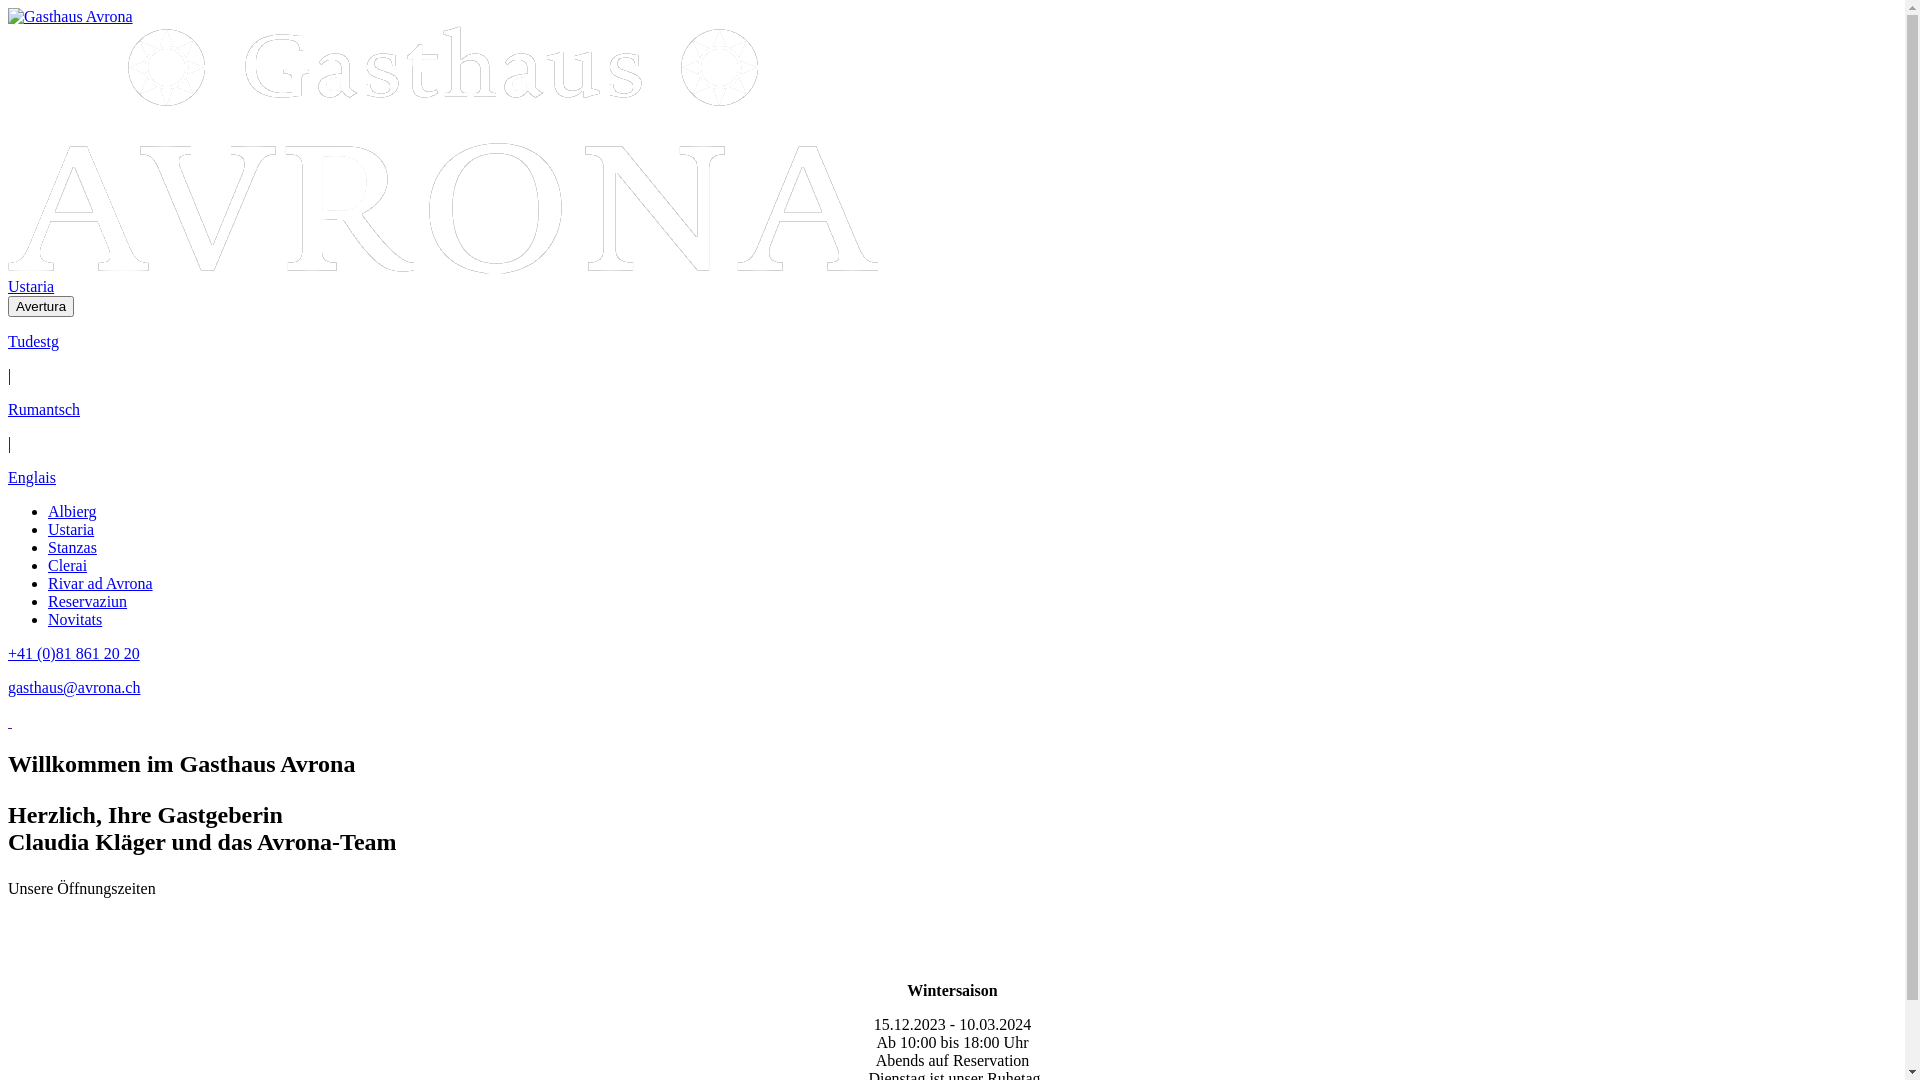 Image resolution: width=1920 pixels, height=1080 pixels. Describe the element at coordinates (43, 408) in the screenshot. I see `'Rumantsch'` at that location.